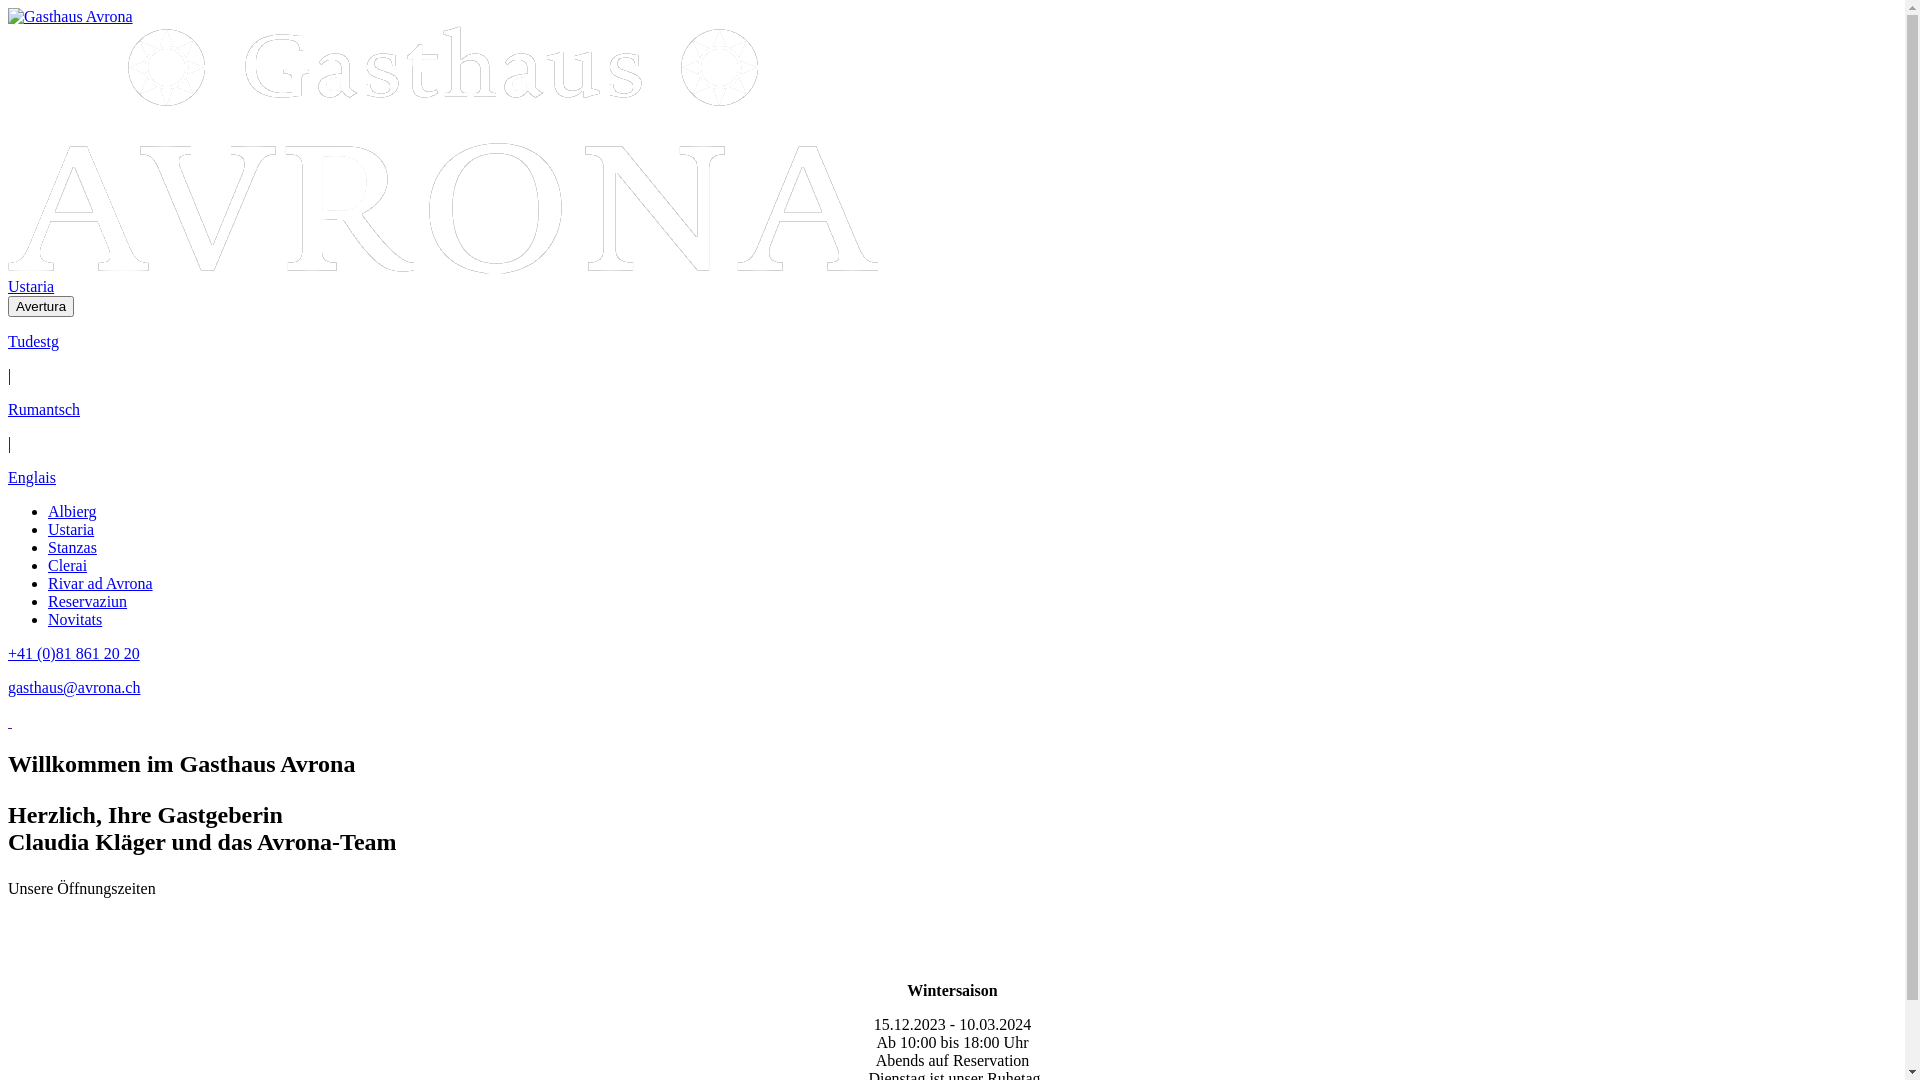 Image resolution: width=1920 pixels, height=1080 pixels. Describe the element at coordinates (43, 408) in the screenshot. I see `'Rumantsch'` at that location.